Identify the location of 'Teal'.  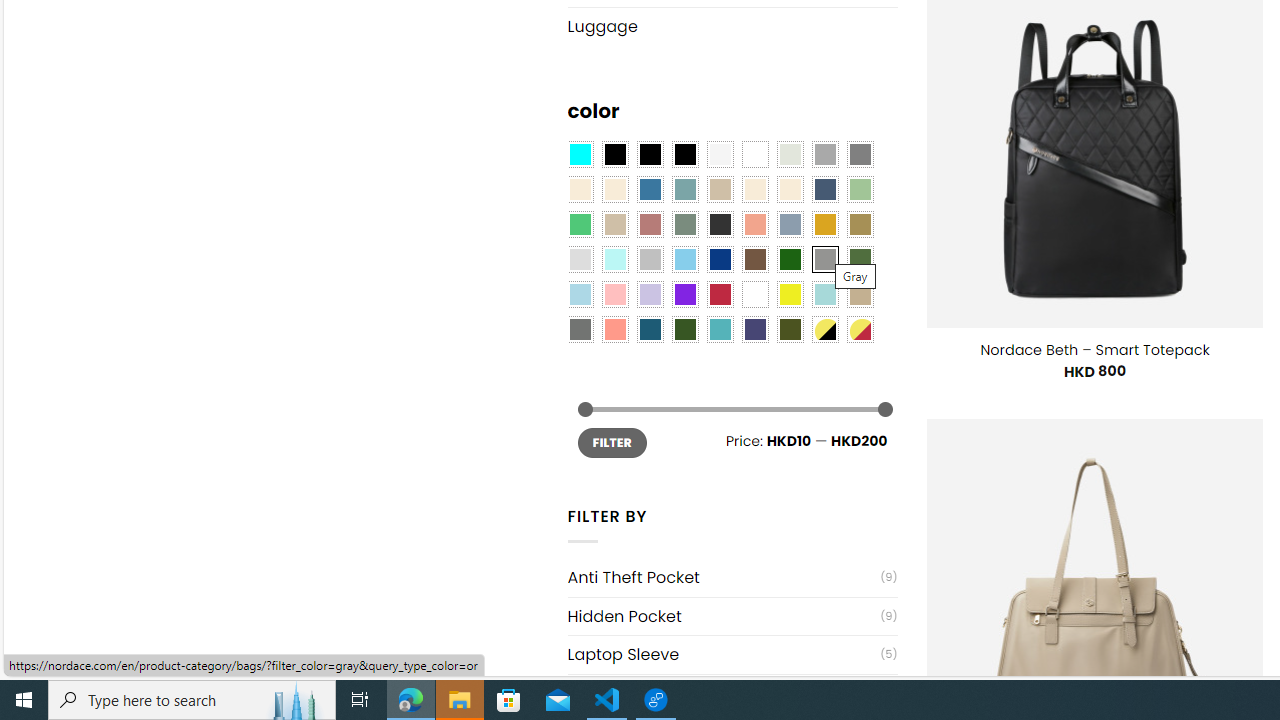
(720, 328).